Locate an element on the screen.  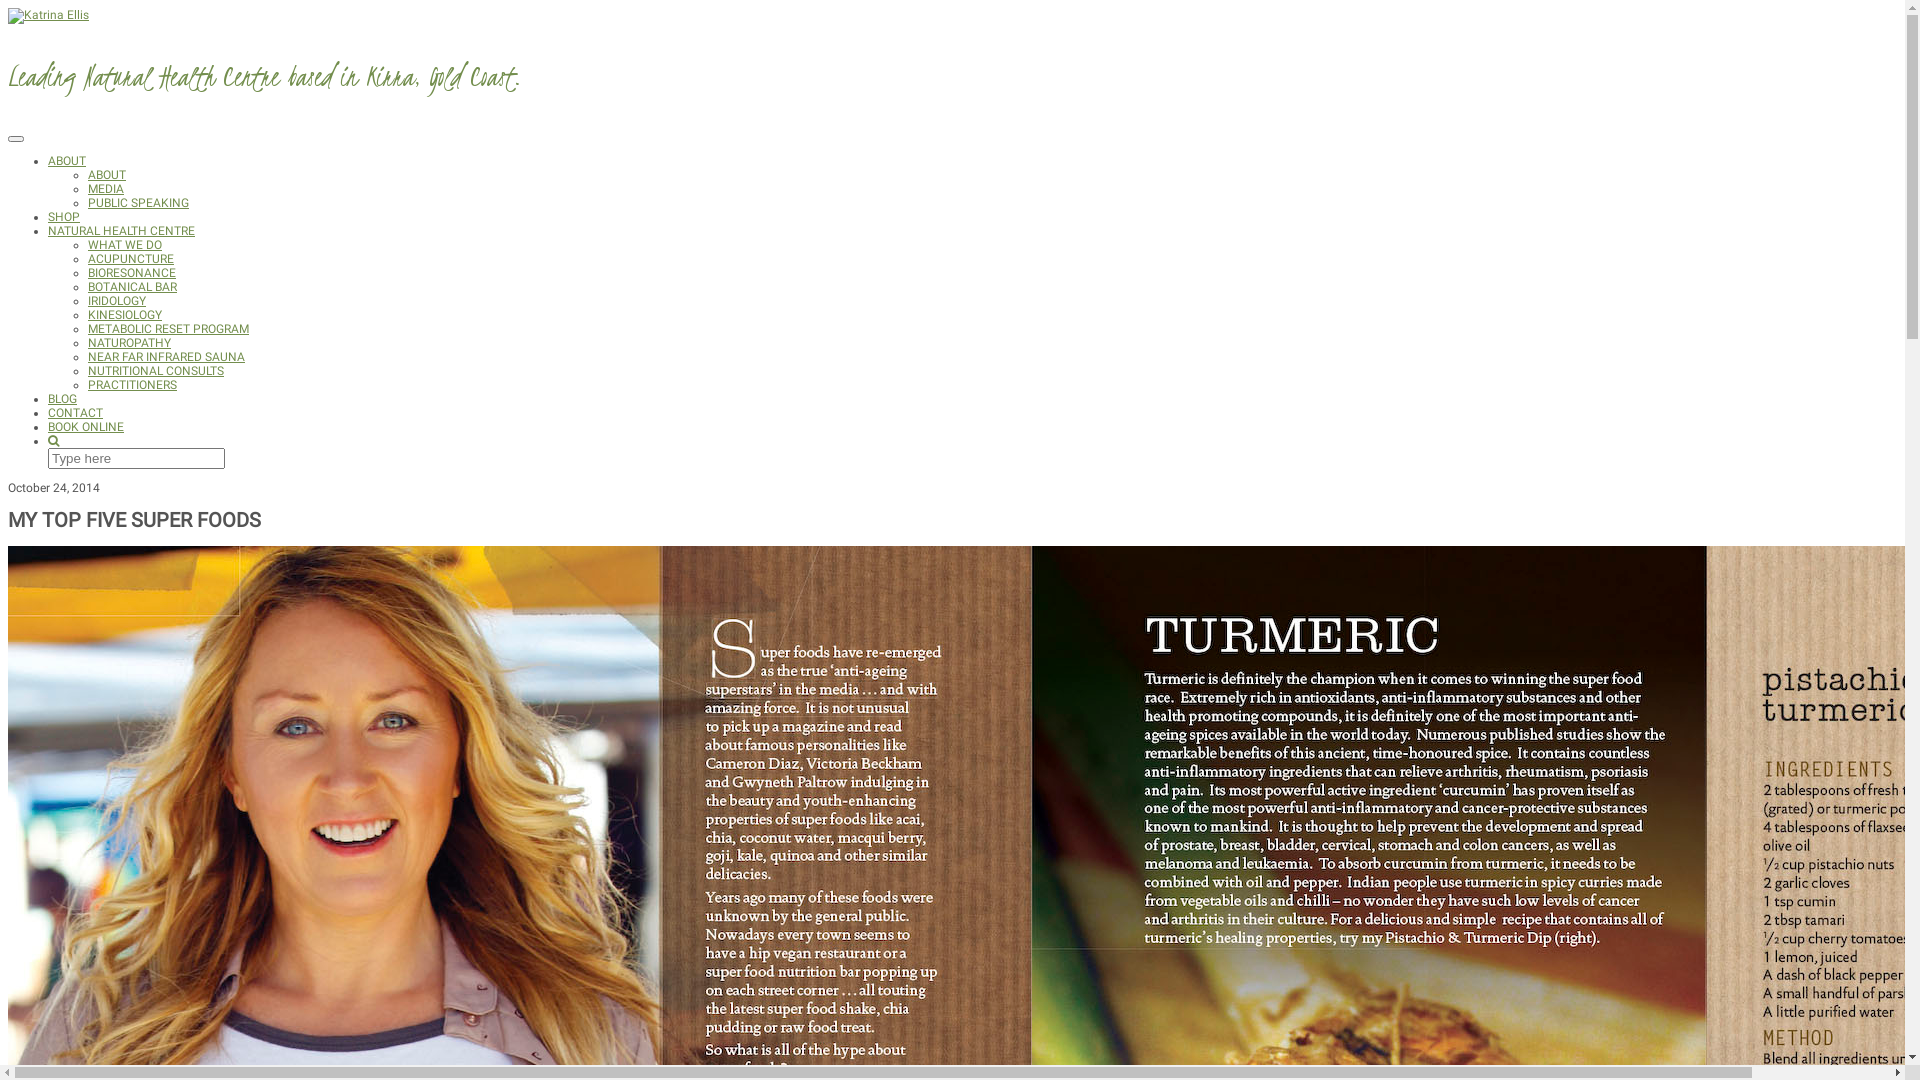
'ACUPUNCTURE' is located at coordinates (129, 257).